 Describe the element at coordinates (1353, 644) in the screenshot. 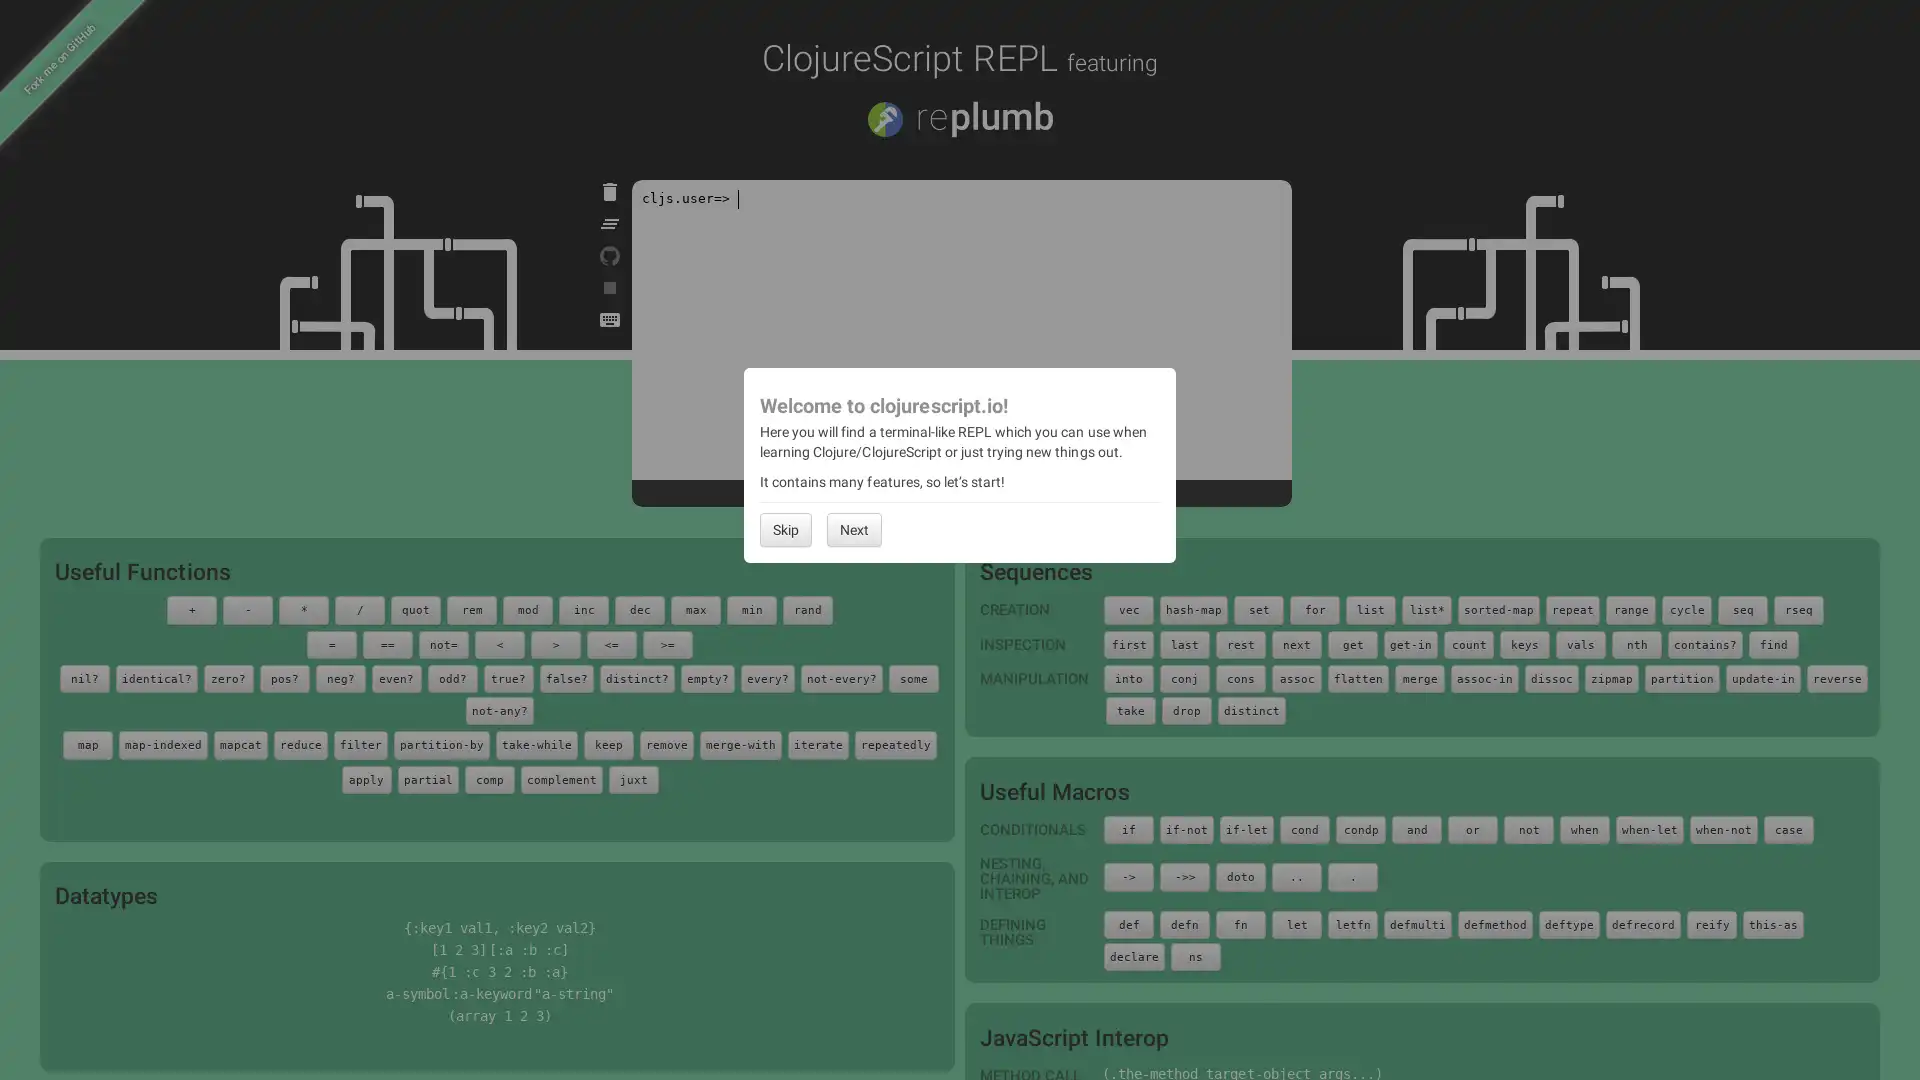

I see `get` at that location.